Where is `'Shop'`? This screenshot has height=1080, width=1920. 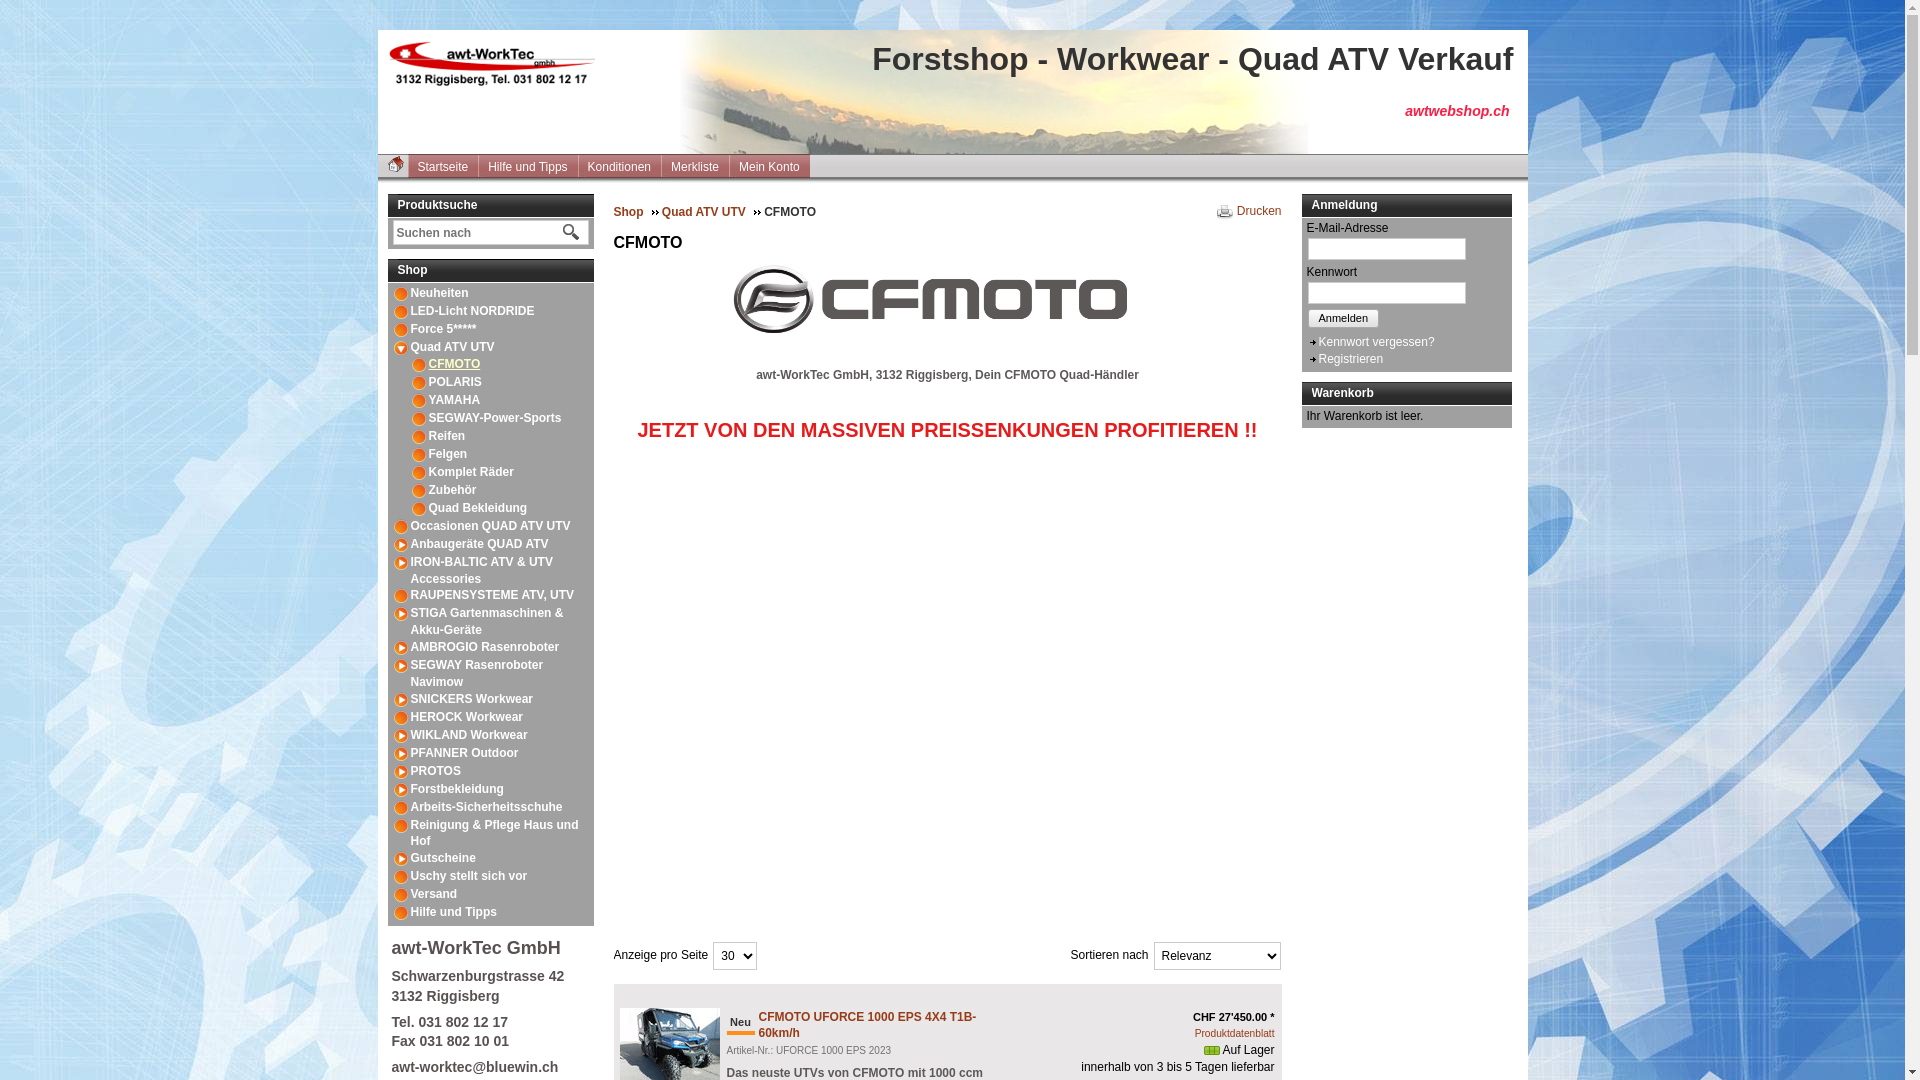 'Shop' is located at coordinates (490, 270).